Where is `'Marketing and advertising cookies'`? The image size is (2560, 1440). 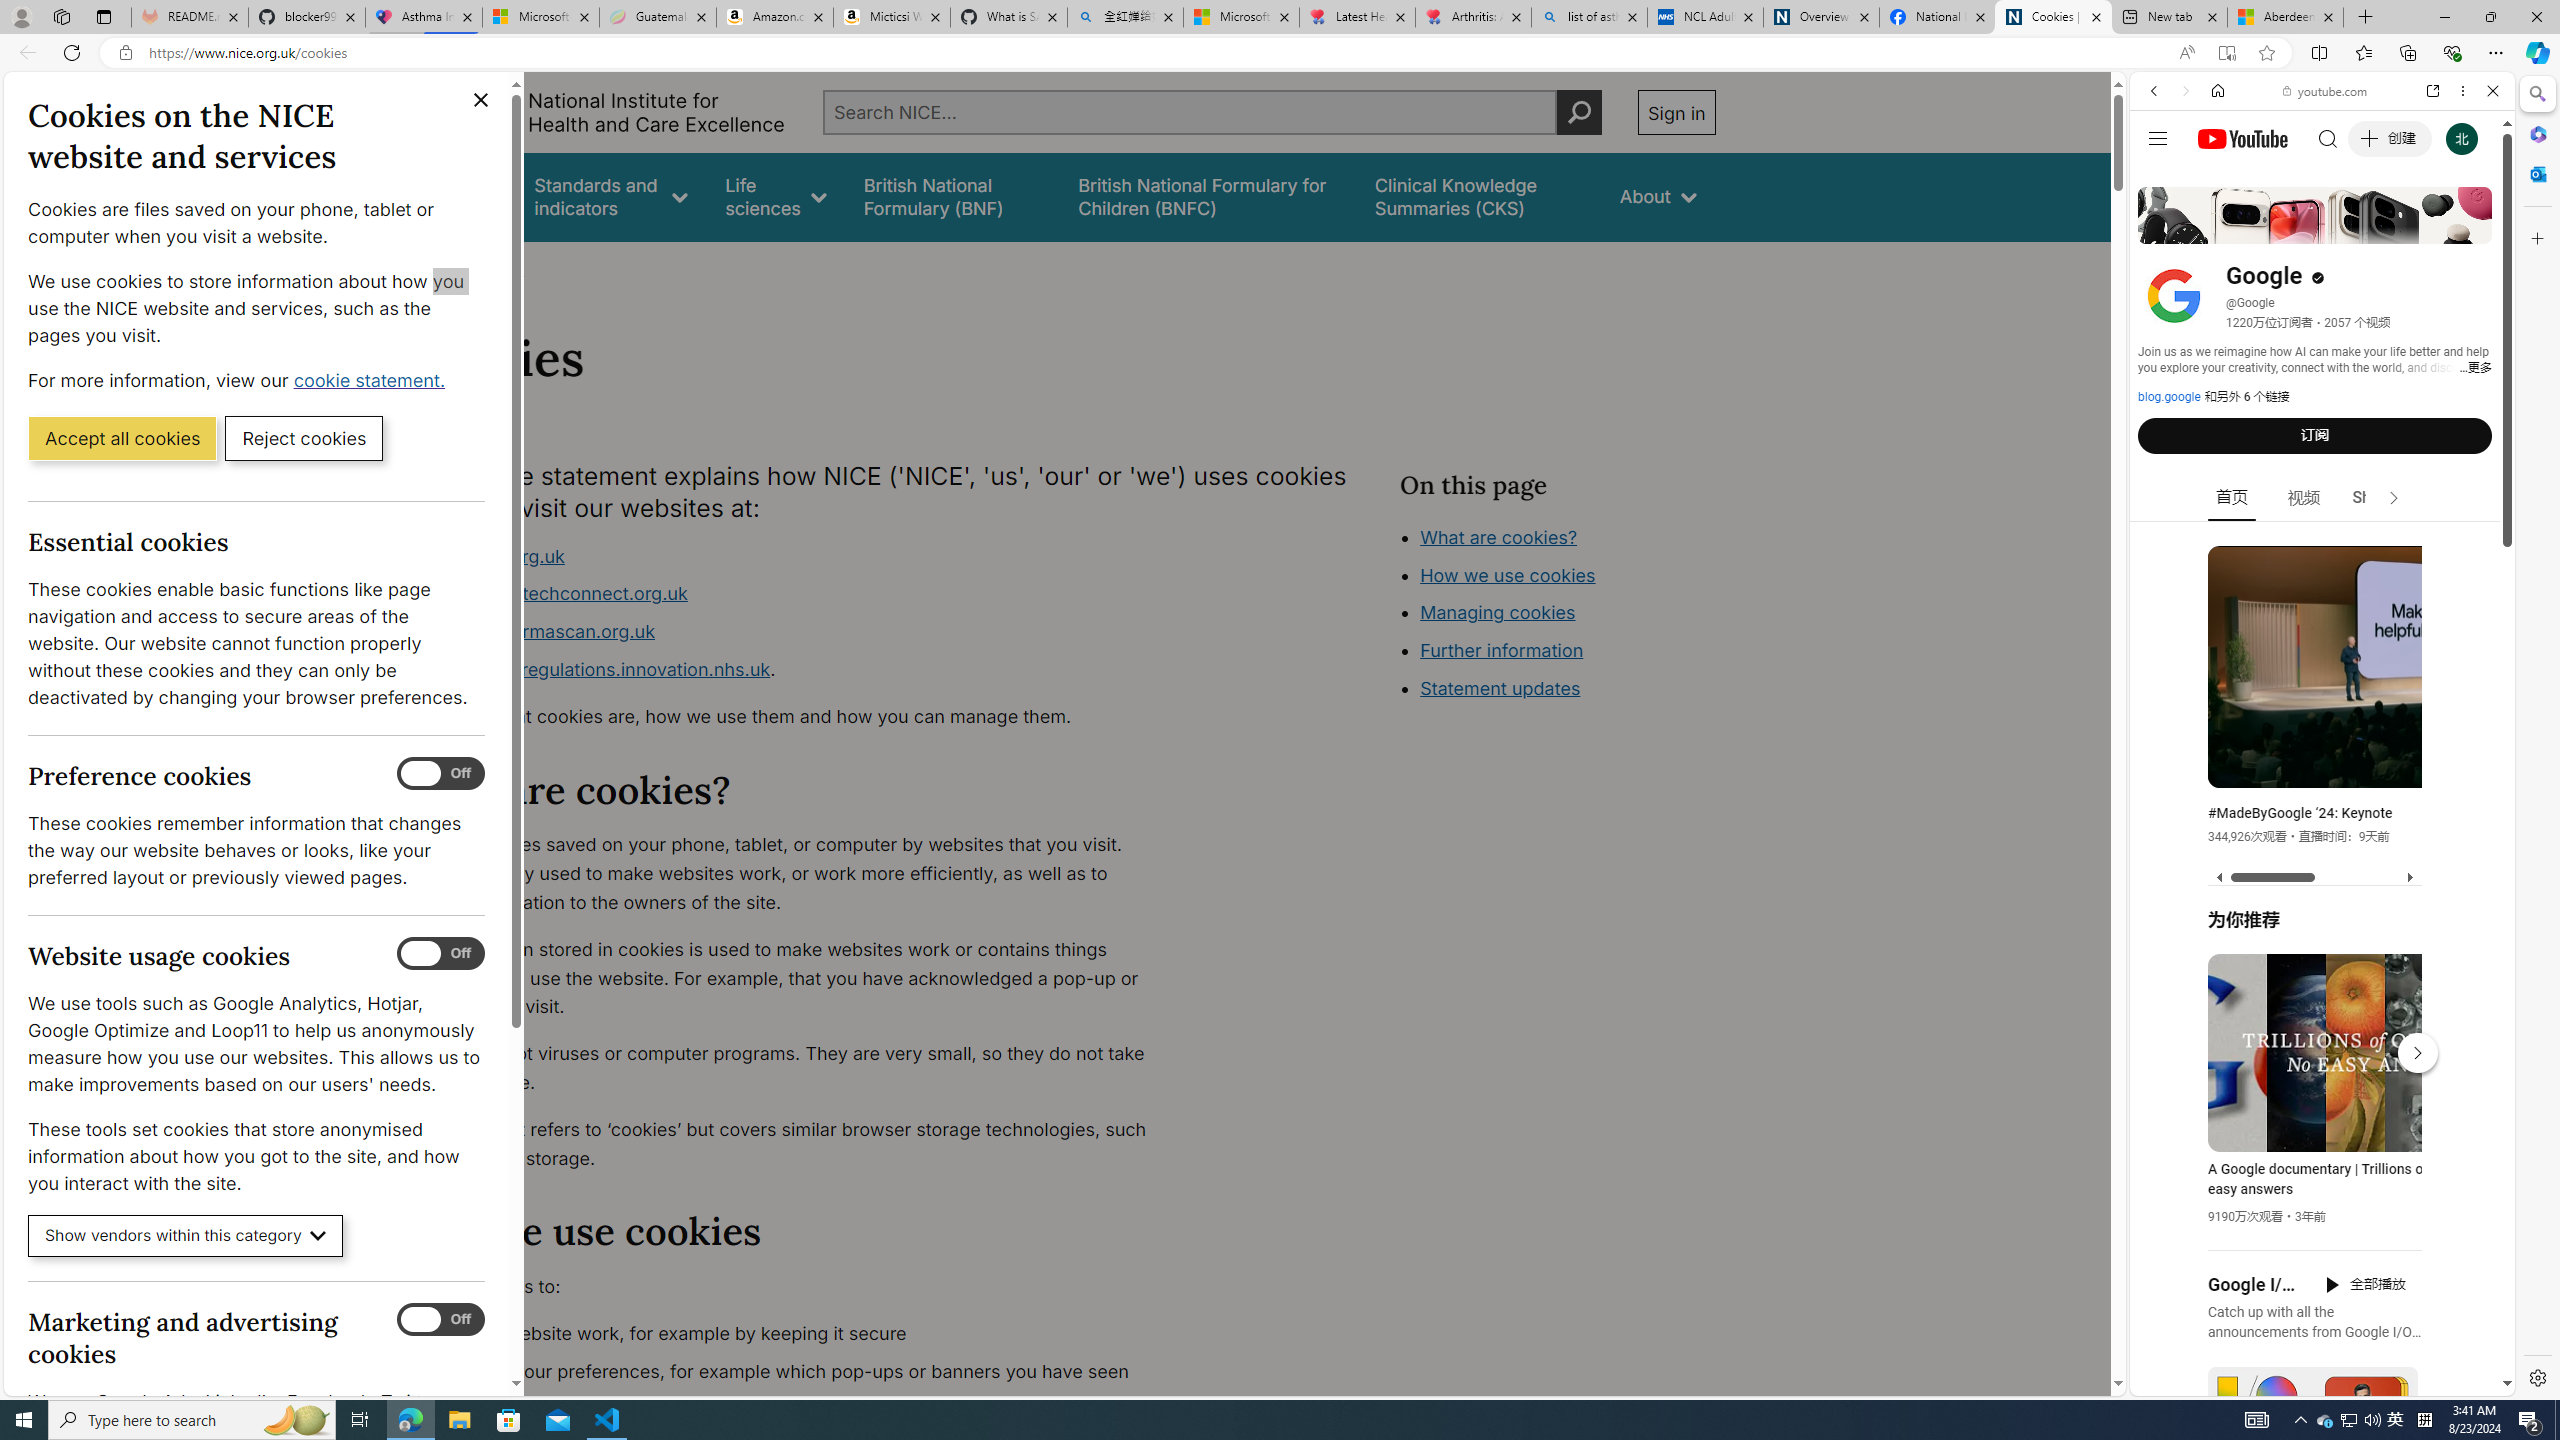 'Marketing and advertising cookies' is located at coordinates (440, 1320).